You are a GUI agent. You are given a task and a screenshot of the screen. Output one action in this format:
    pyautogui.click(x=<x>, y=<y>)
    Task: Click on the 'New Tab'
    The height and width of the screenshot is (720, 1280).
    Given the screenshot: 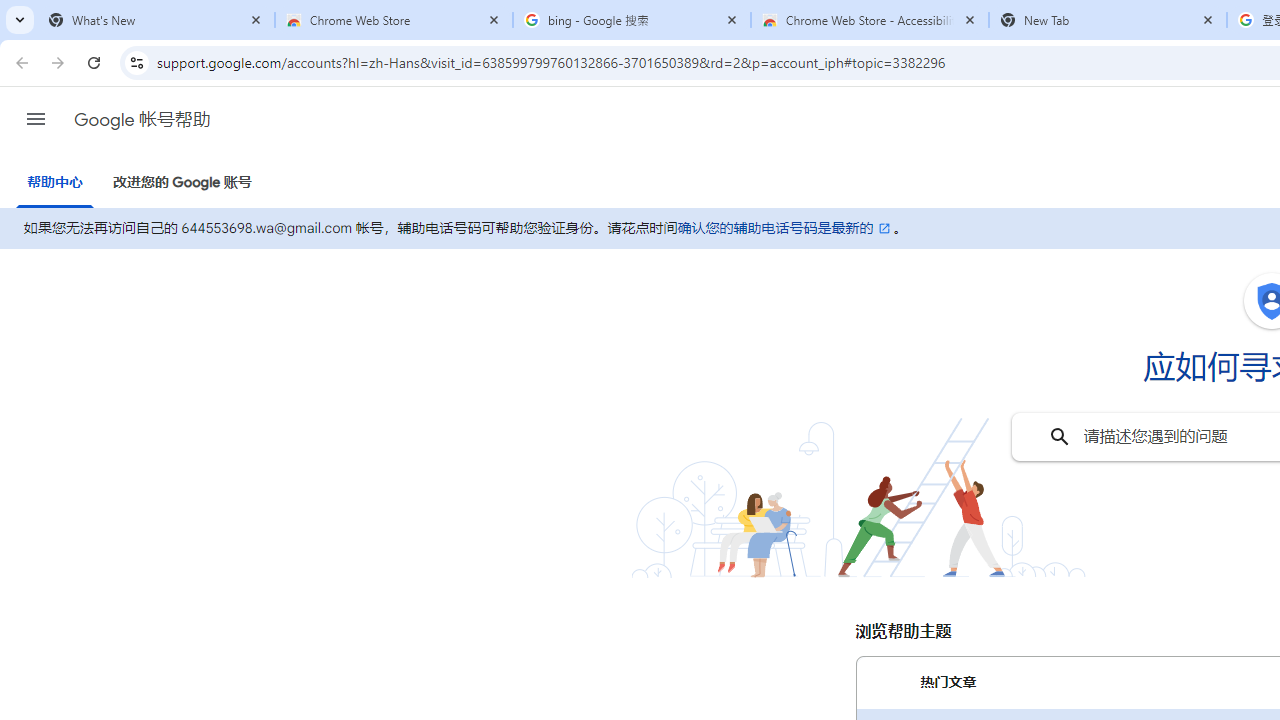 What is the action you would take?
    pyautogui.click(x=1107, y=20)
    